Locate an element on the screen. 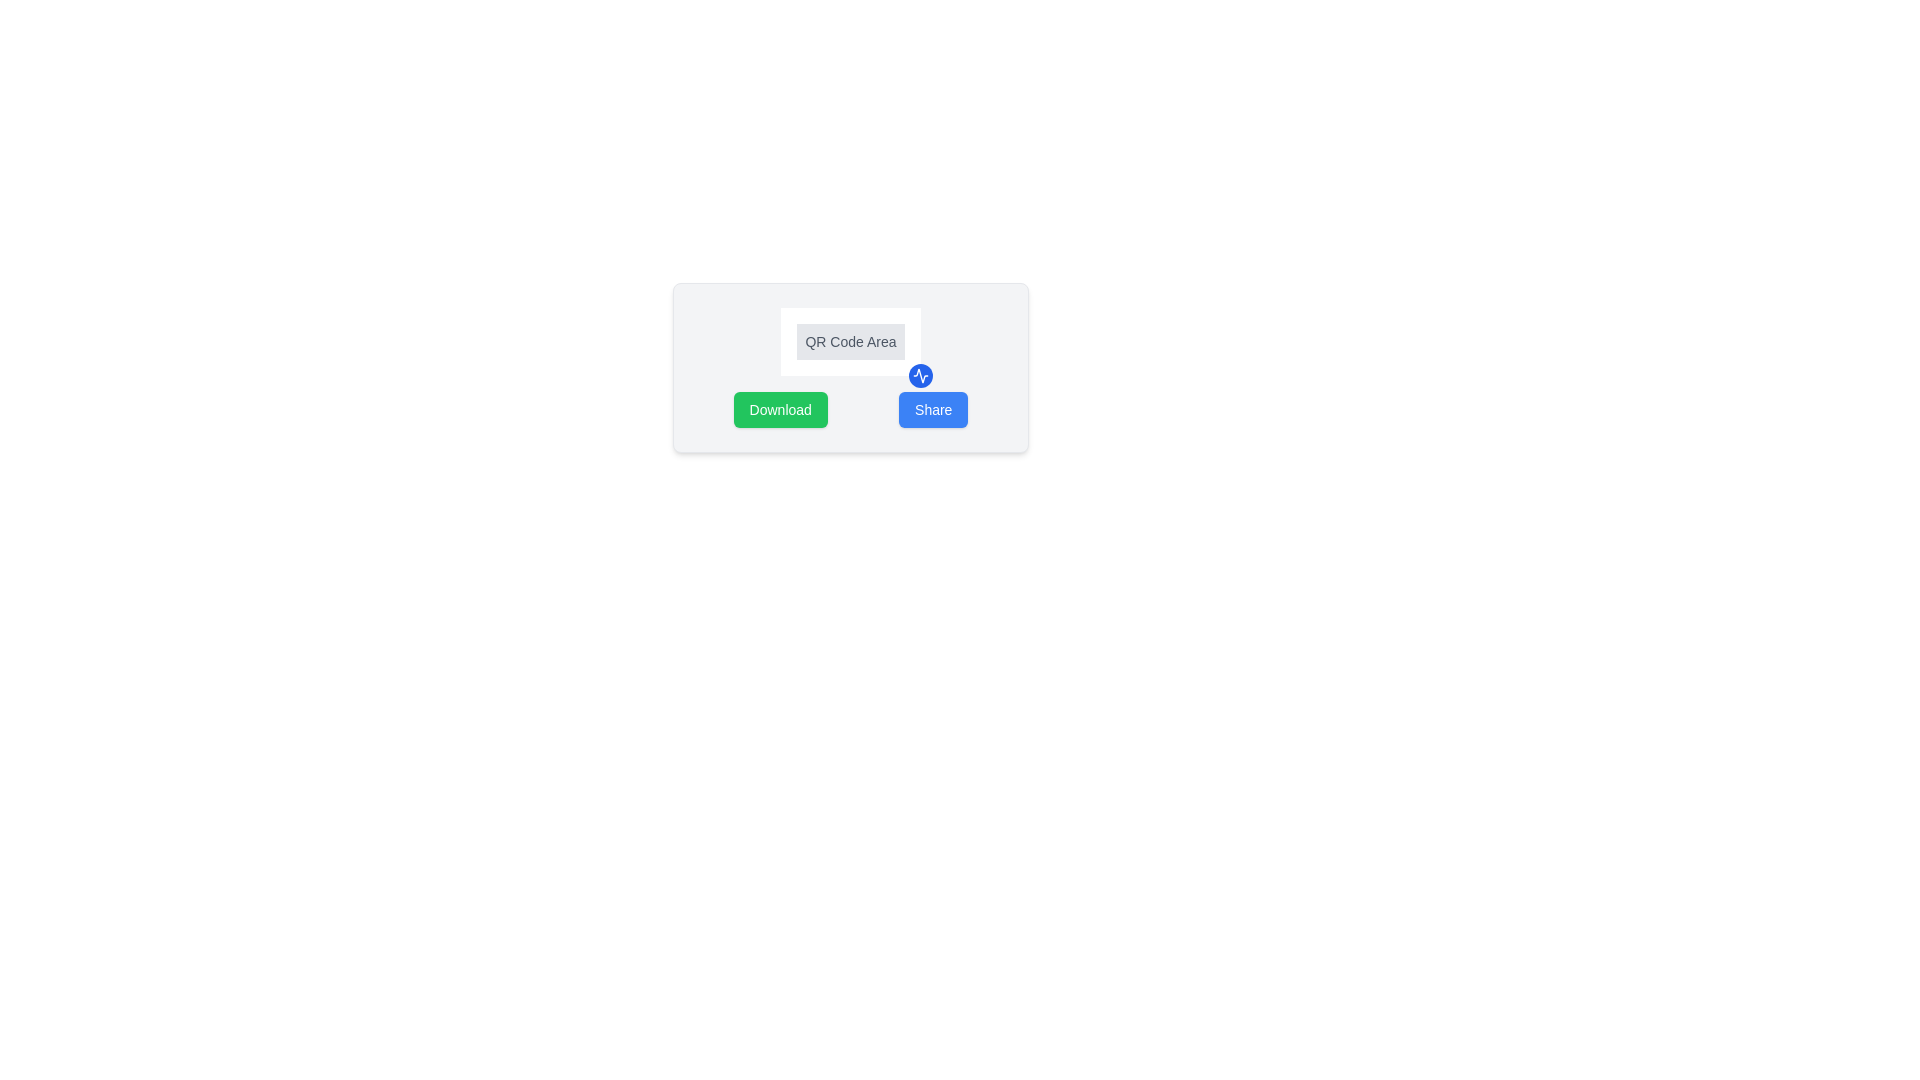  the white activity icon inside the blue button at the bottom right of the 'Share' button is located at coordinates (919, 375).